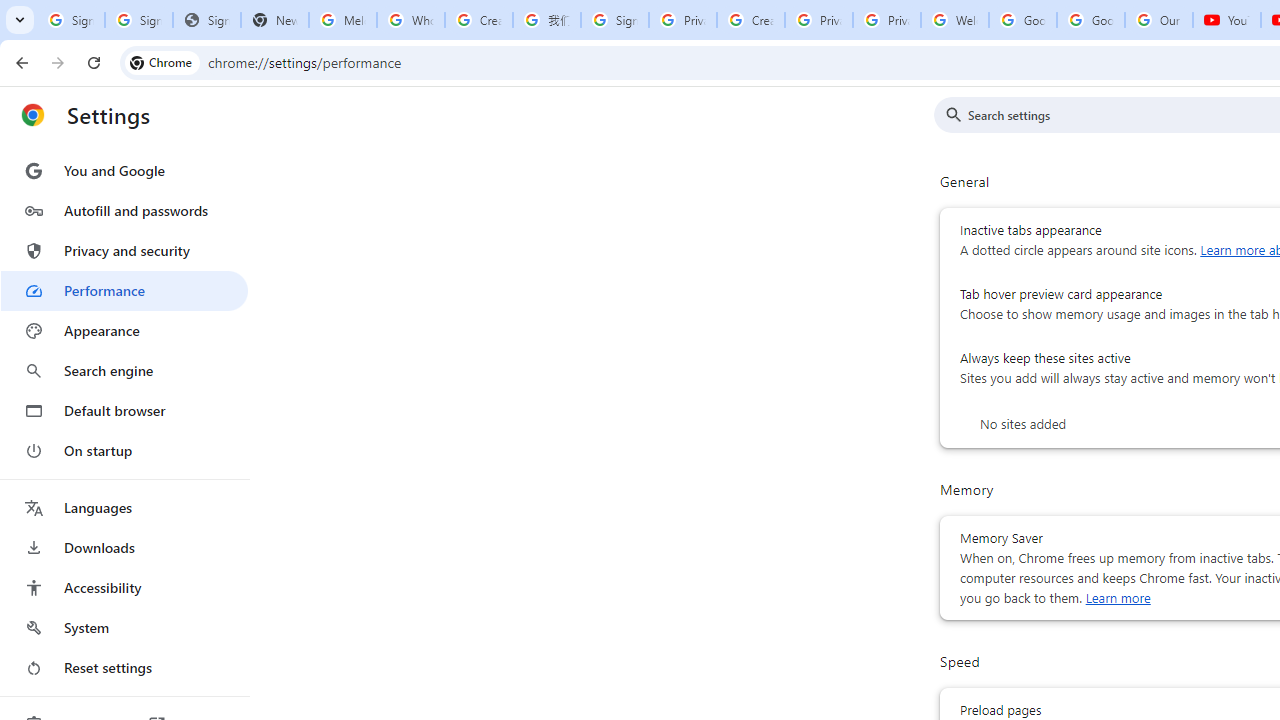 This screenshot has width=1280, height=720. Describe the element at coordinates (273, 20) in the screenshot. I see `'New Tab'` at that location.